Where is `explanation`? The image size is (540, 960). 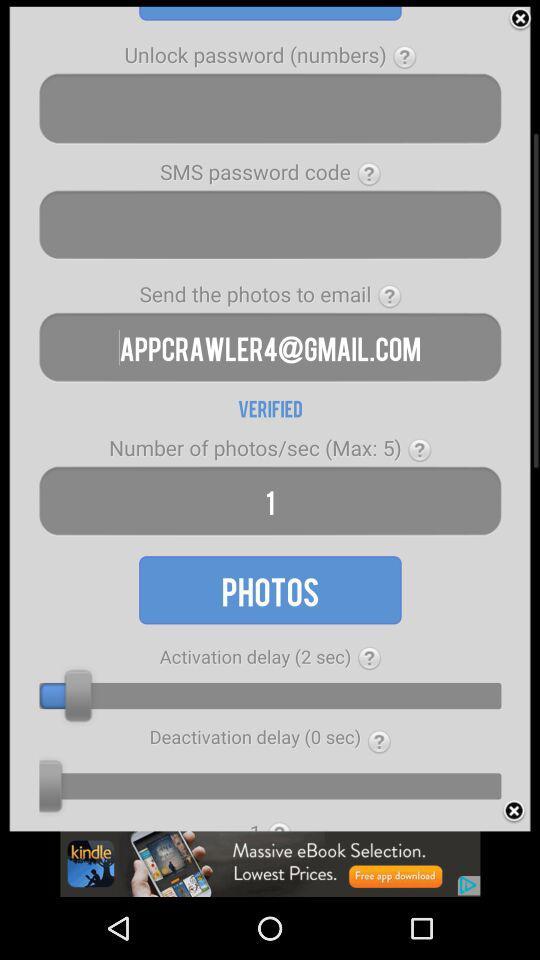
explanation is located at coordinates (389, 295).